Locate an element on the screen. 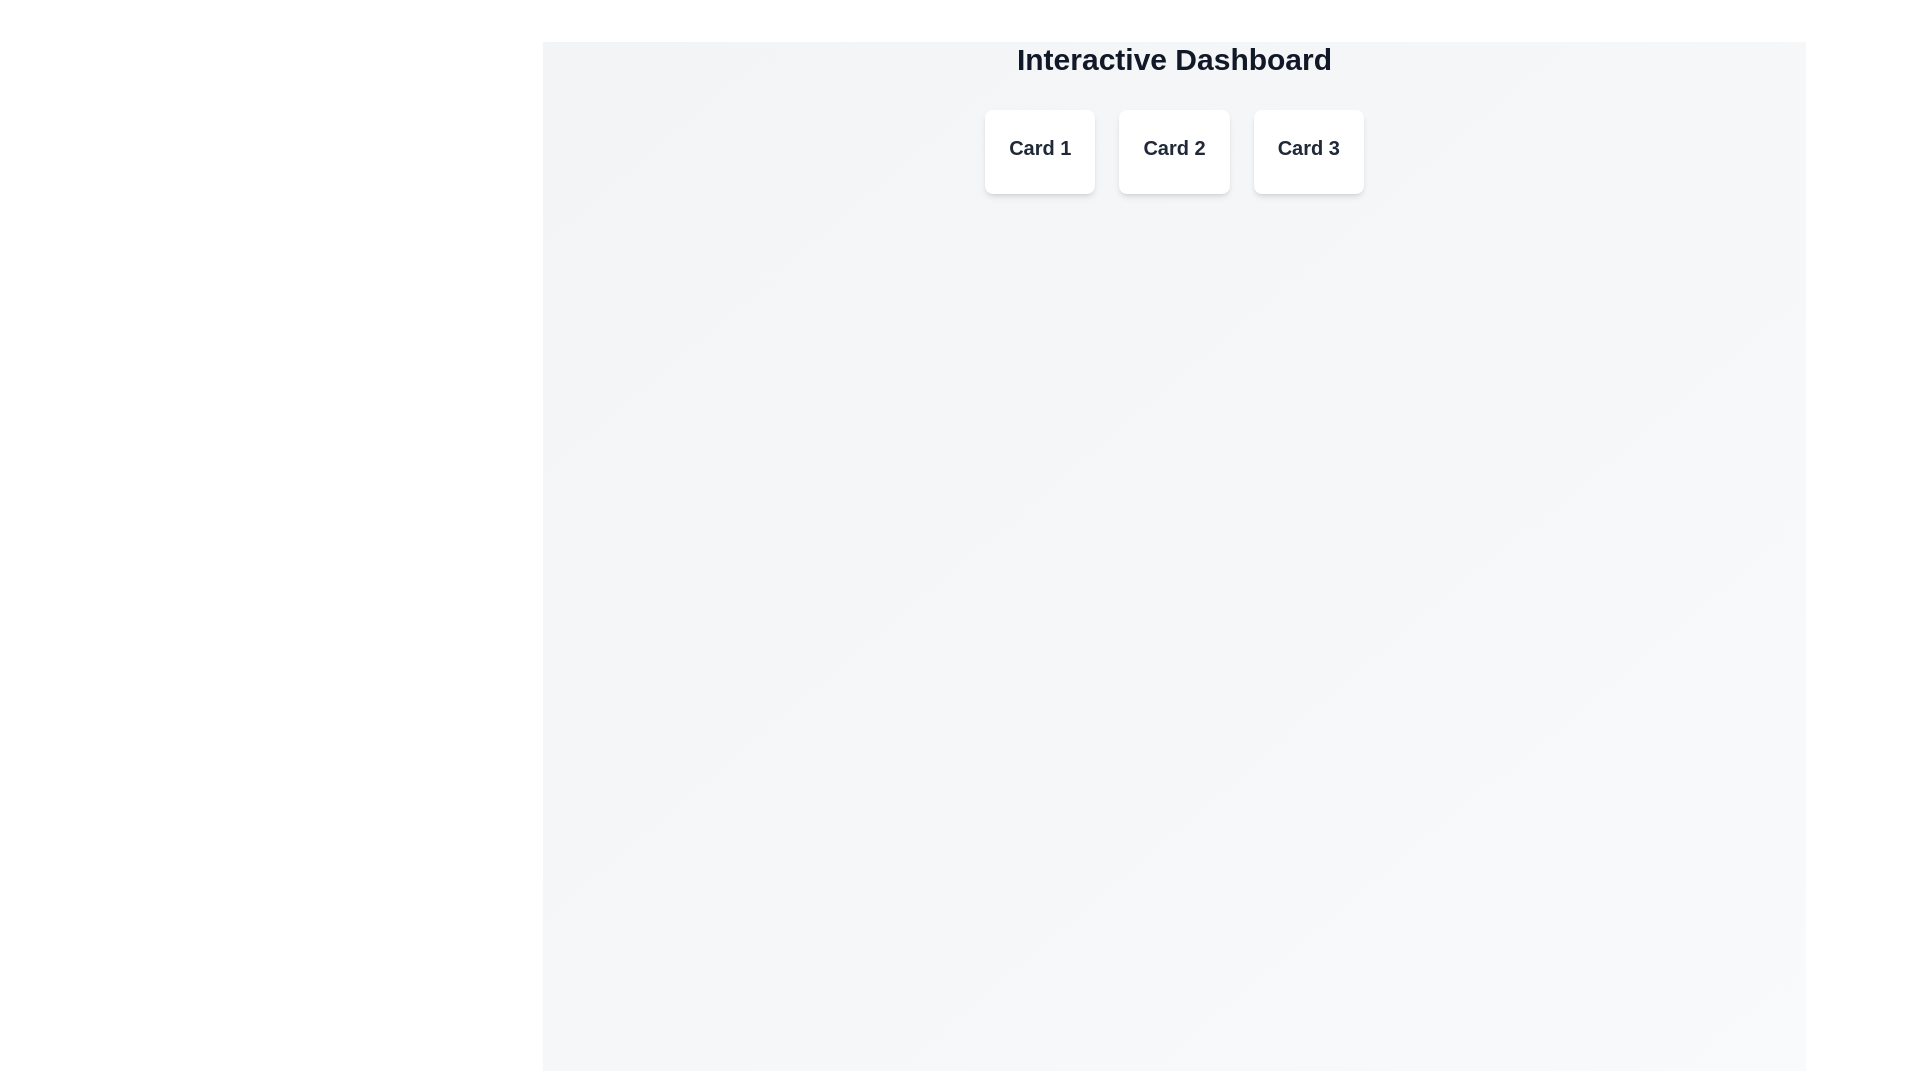 The width and height of the screenshot is (1920, 1080). the text label displaying 'Card 3' which is styled in bold and enlarged dark gray font, located within the third card of the 'Interactive Dashboard' is located at coordinates (1308, 146).